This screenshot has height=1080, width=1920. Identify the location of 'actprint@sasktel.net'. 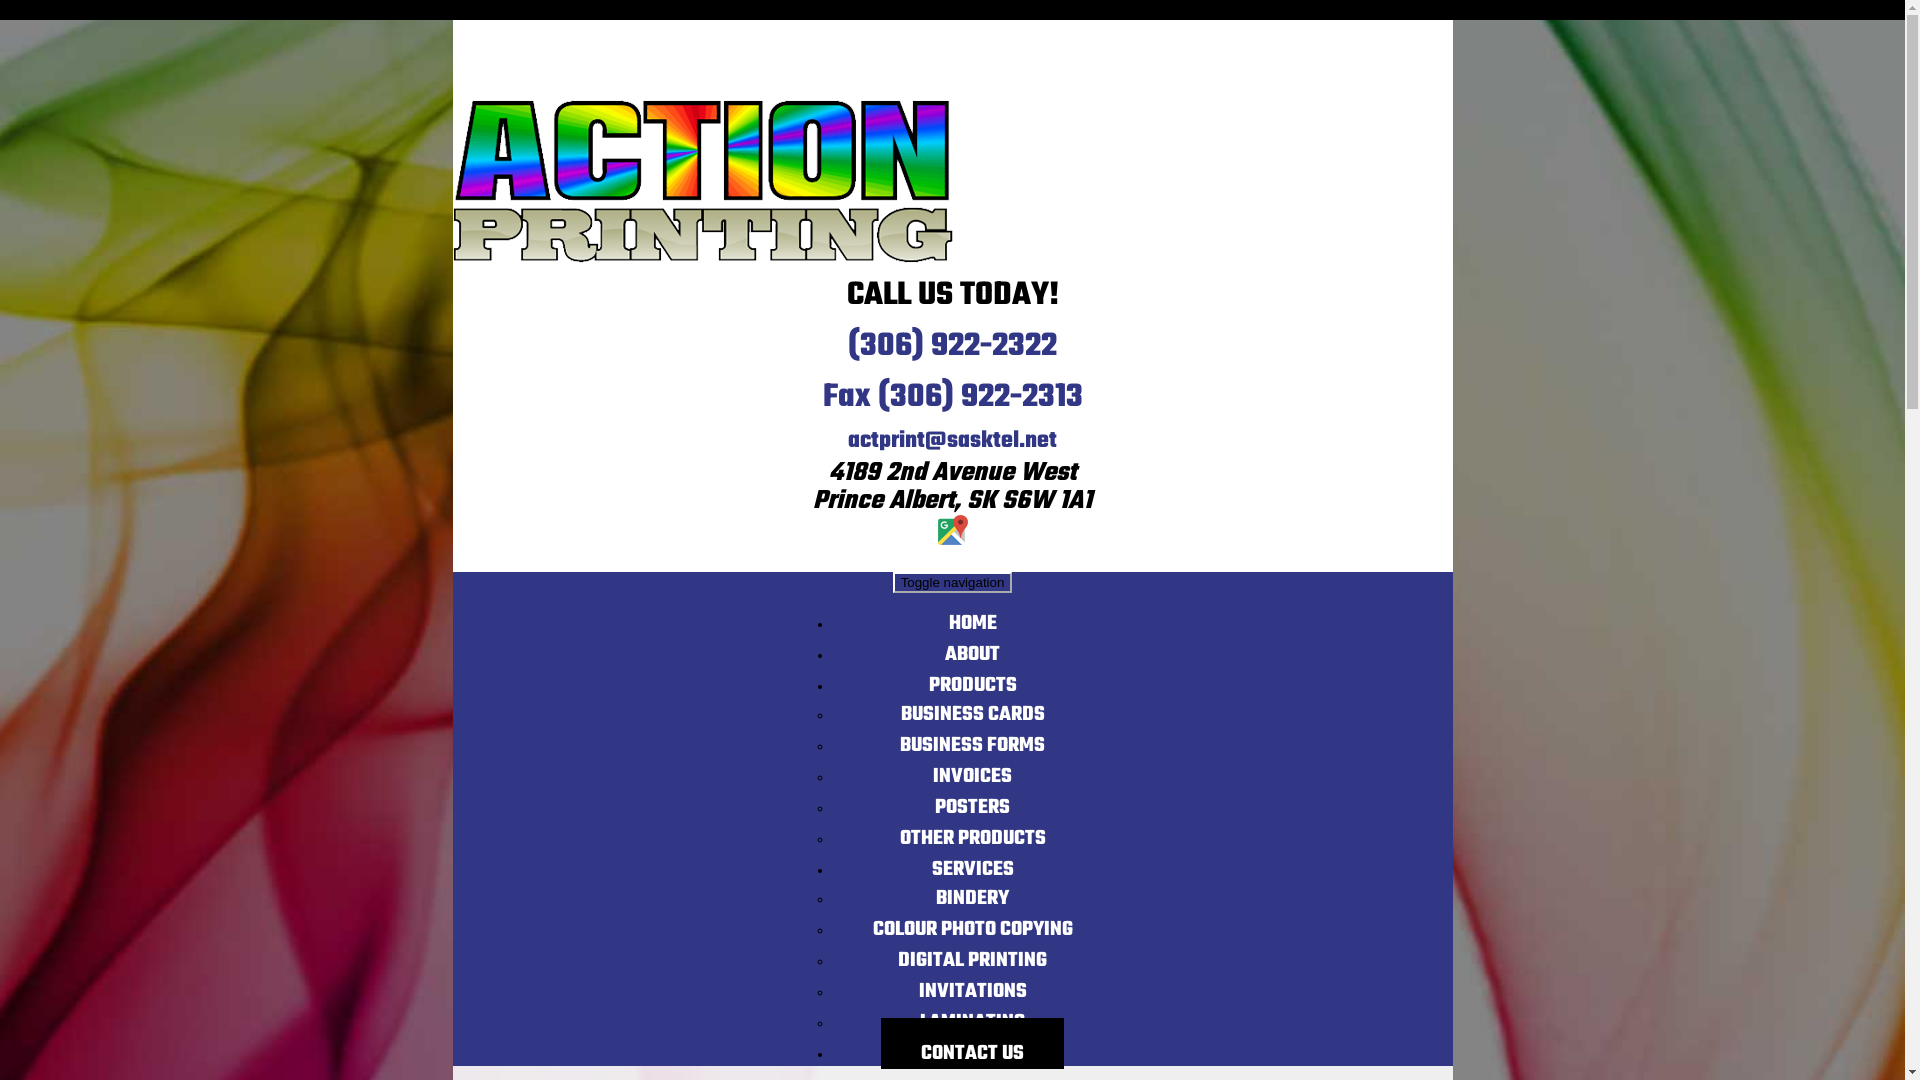
(951, 439).